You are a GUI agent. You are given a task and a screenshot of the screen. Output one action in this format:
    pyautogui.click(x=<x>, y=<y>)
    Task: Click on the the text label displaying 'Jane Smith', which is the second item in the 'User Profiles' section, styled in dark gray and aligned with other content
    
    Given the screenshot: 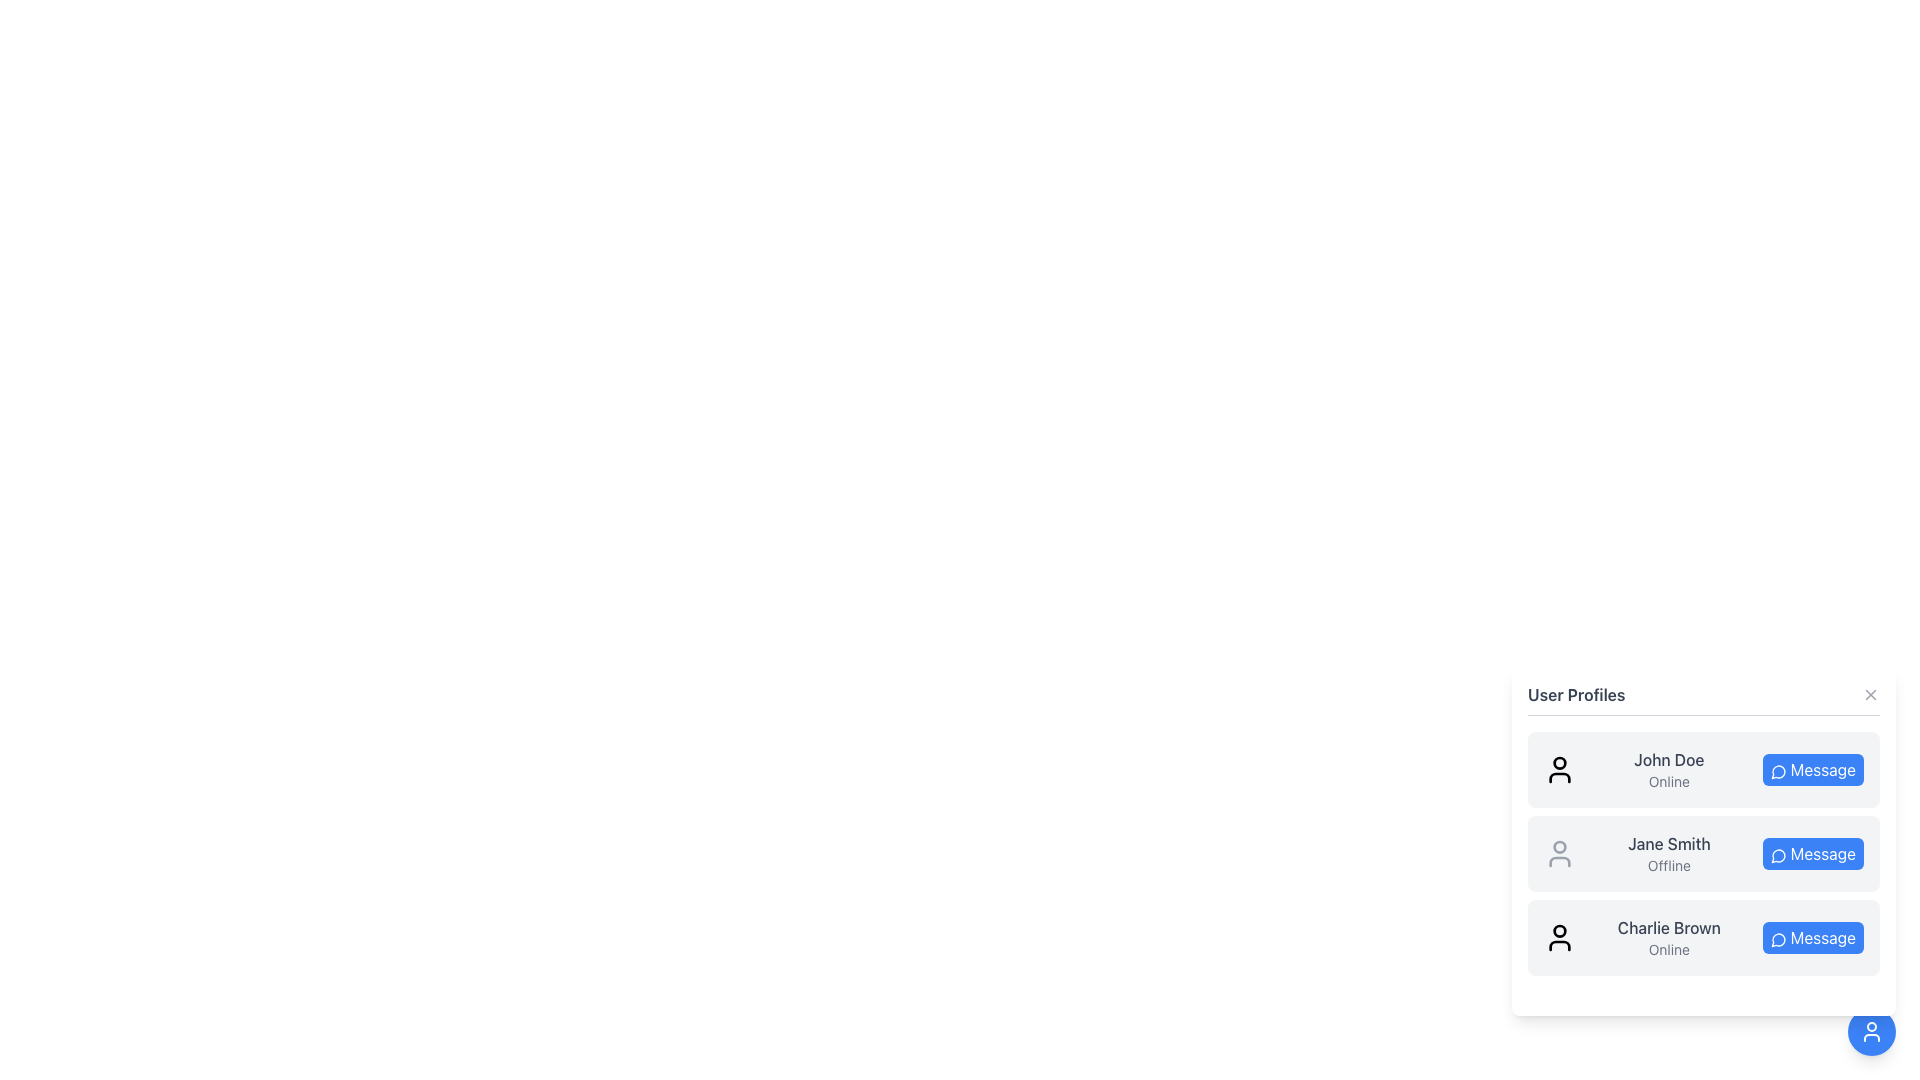 What is the action you would take?
    pyautogui.click(x=1669, y=844)
    